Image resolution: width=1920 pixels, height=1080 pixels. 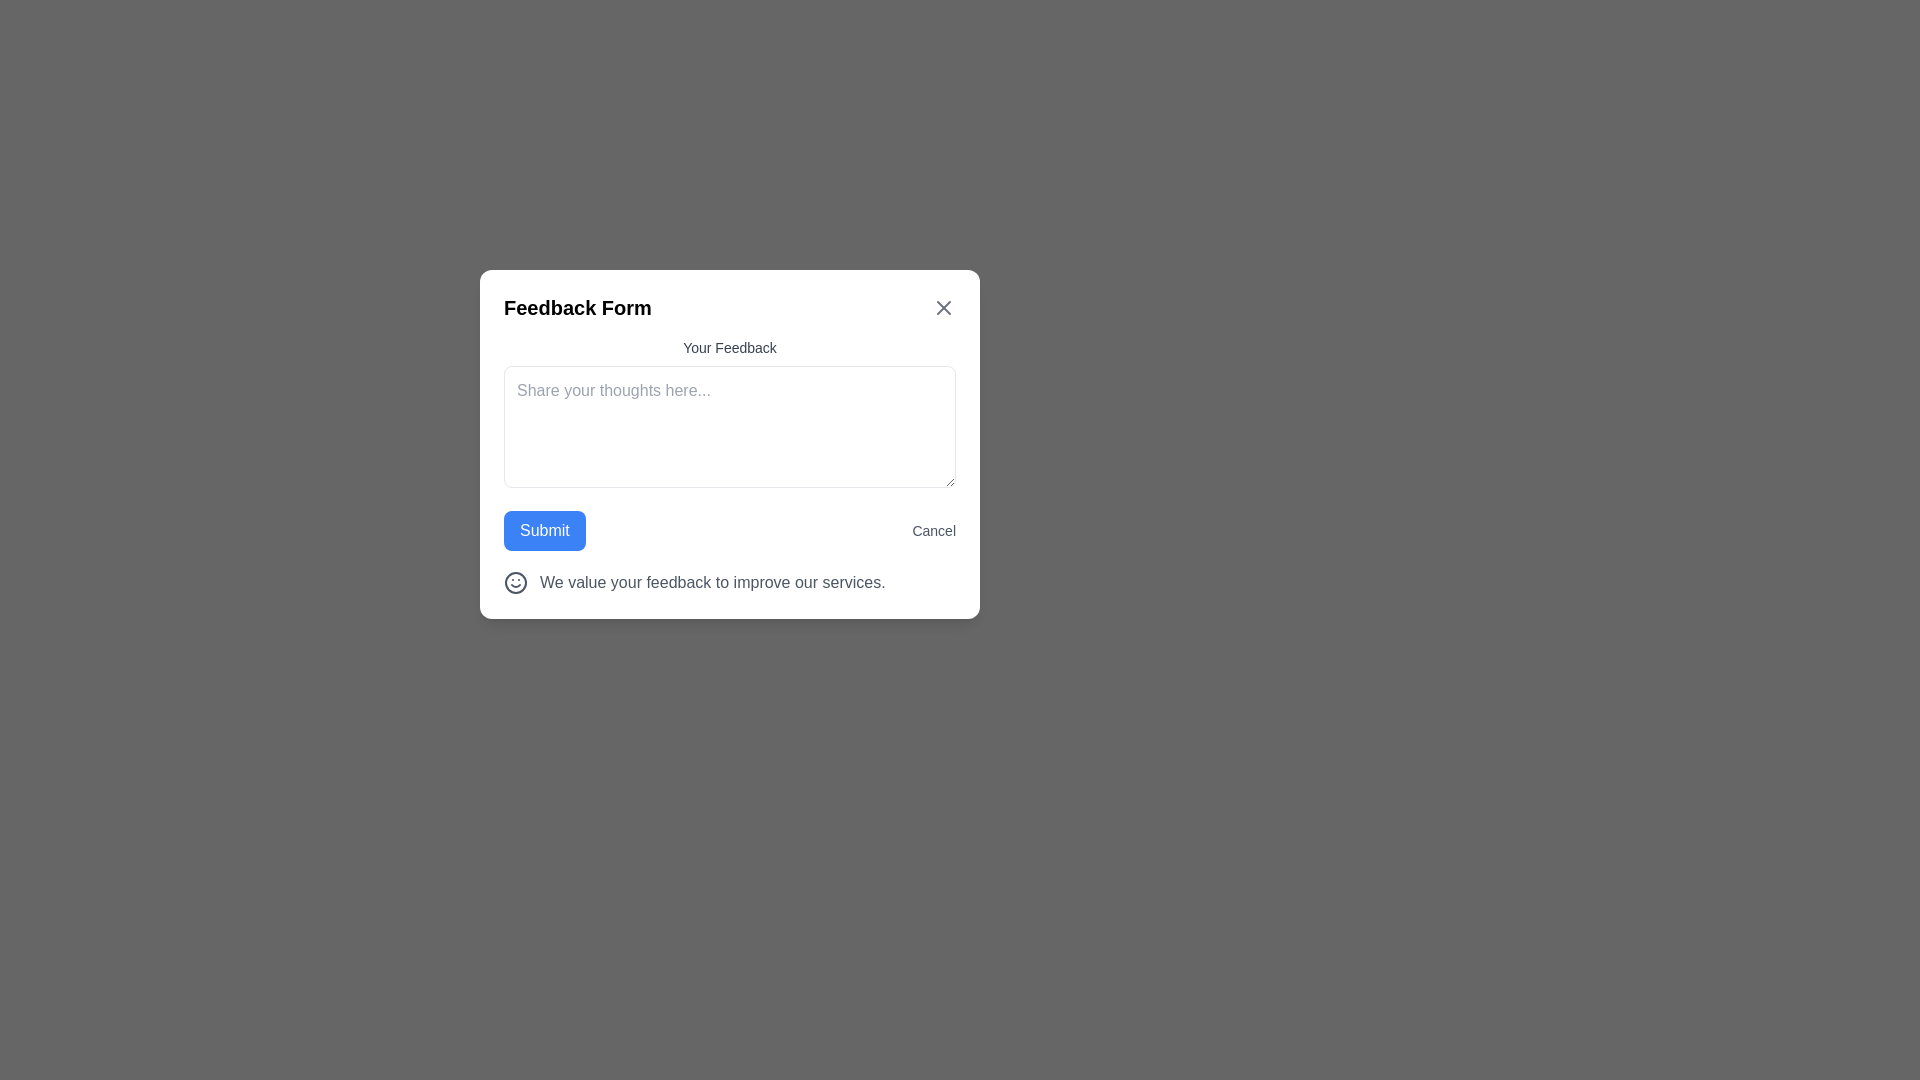 What do you see at coordinates (515, 582) in the screenshot?
I see `the decorative icon located to the very left within the horizontal grouping at the bottom of the feedback form, adjacent to the text 'We value your feedback to improve our services.'` at bounding box center [515, 582].